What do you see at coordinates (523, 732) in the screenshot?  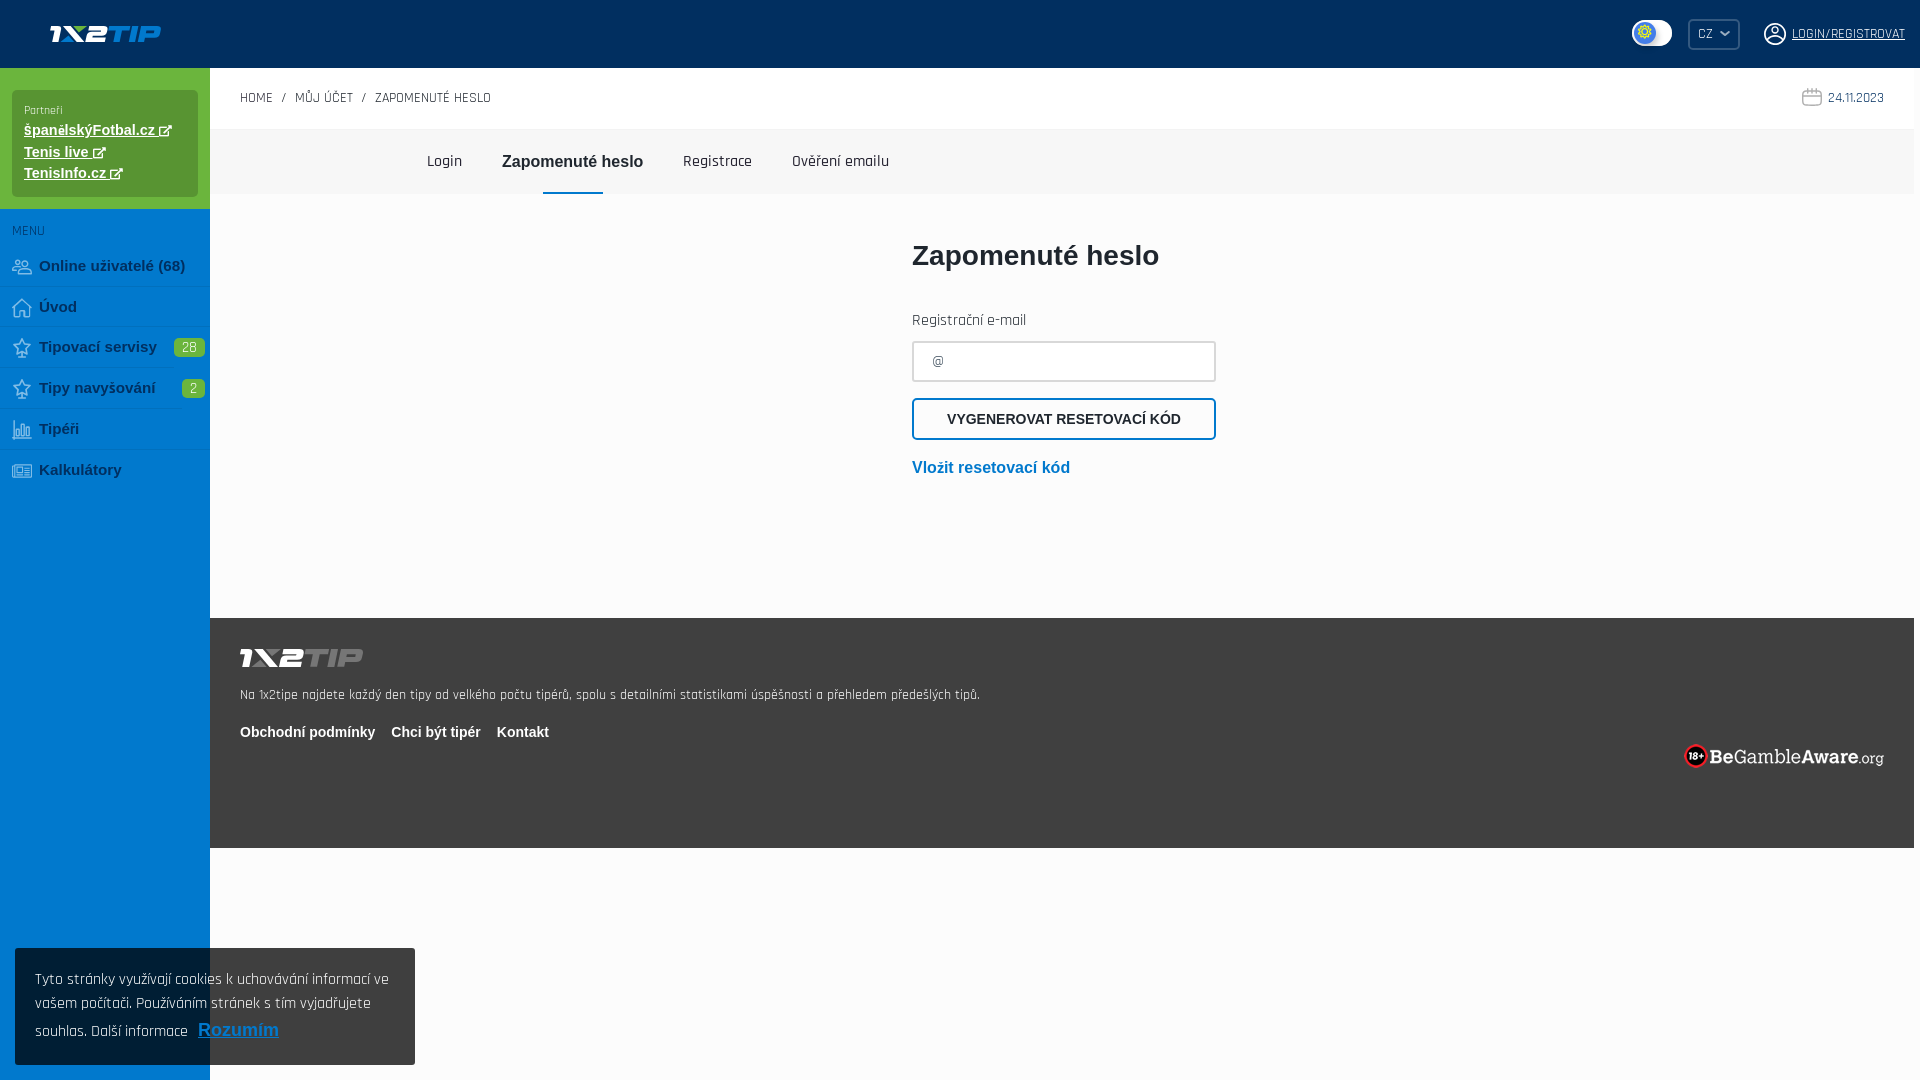 I see `'Kontakt'` at bounding box center [523, 732].